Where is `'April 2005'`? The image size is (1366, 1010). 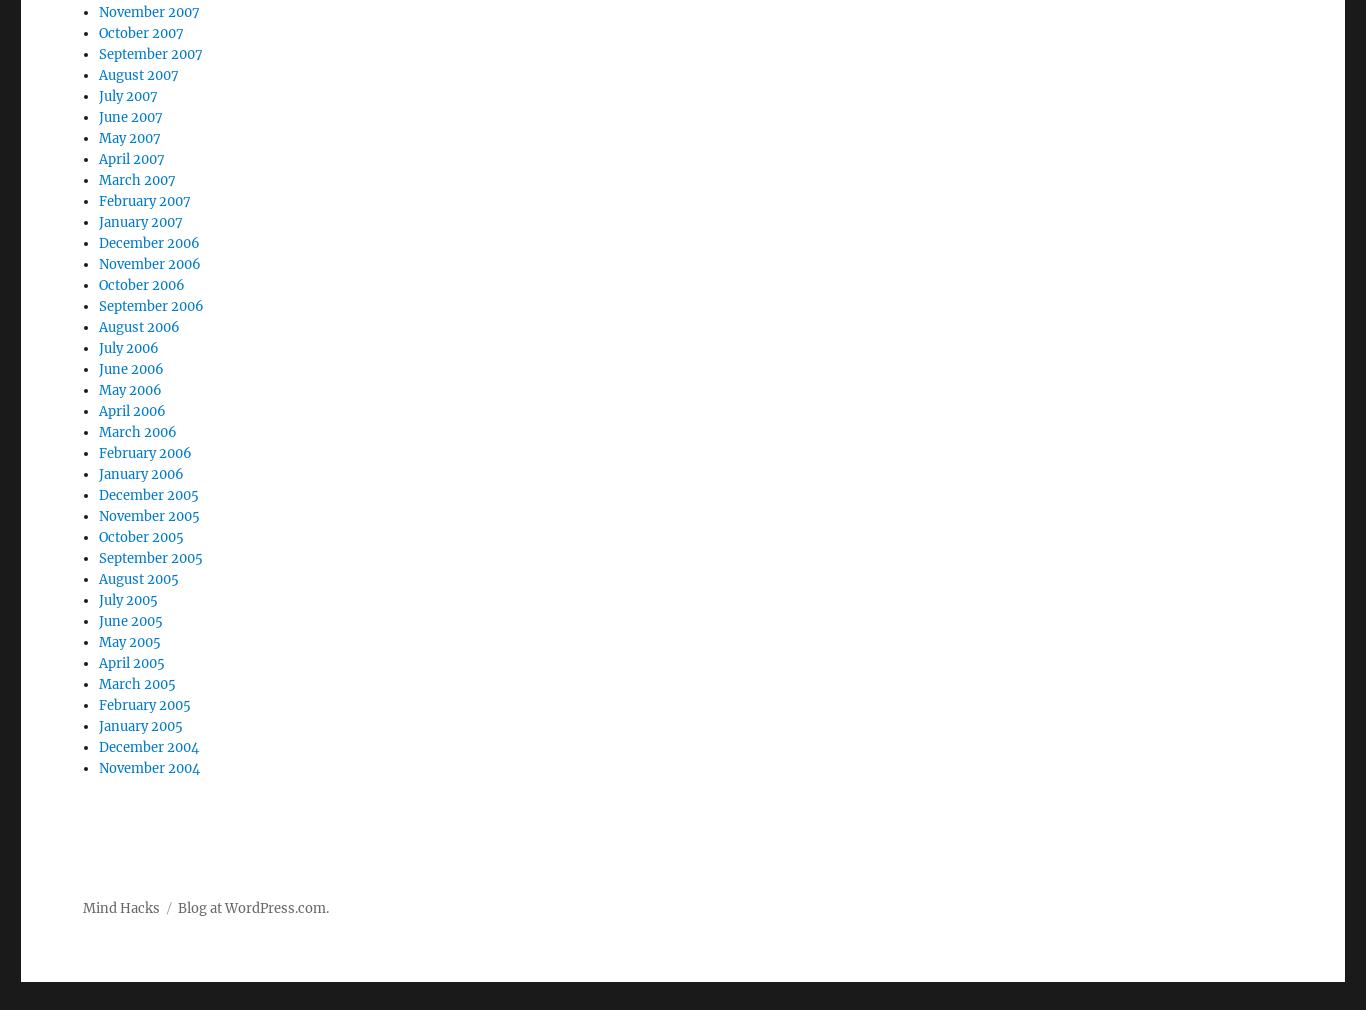
'April 2005' is located at coordinates (130, 607).